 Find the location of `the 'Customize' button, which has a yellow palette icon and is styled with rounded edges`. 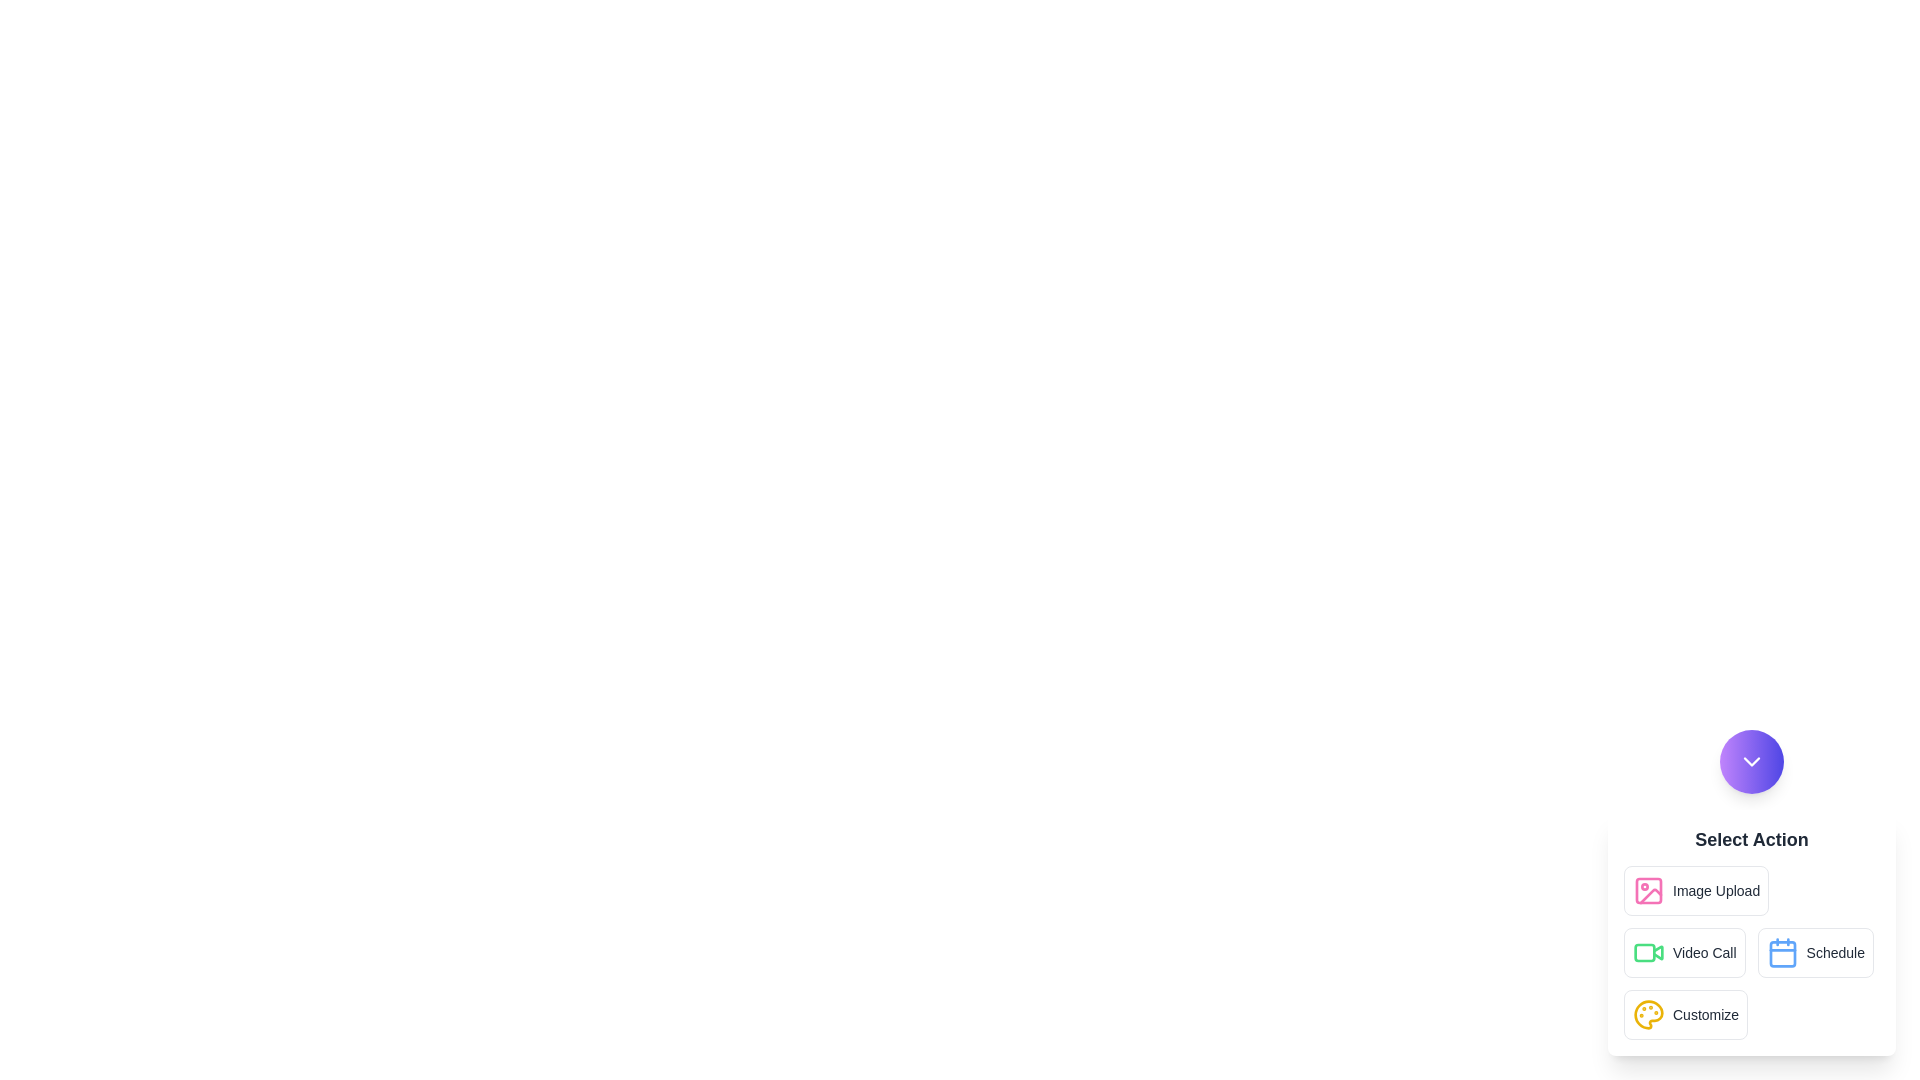

the 'Customize' button, which has a yellow palette icon and is styled with rounded edges is located at coordinates (1685, 1014).